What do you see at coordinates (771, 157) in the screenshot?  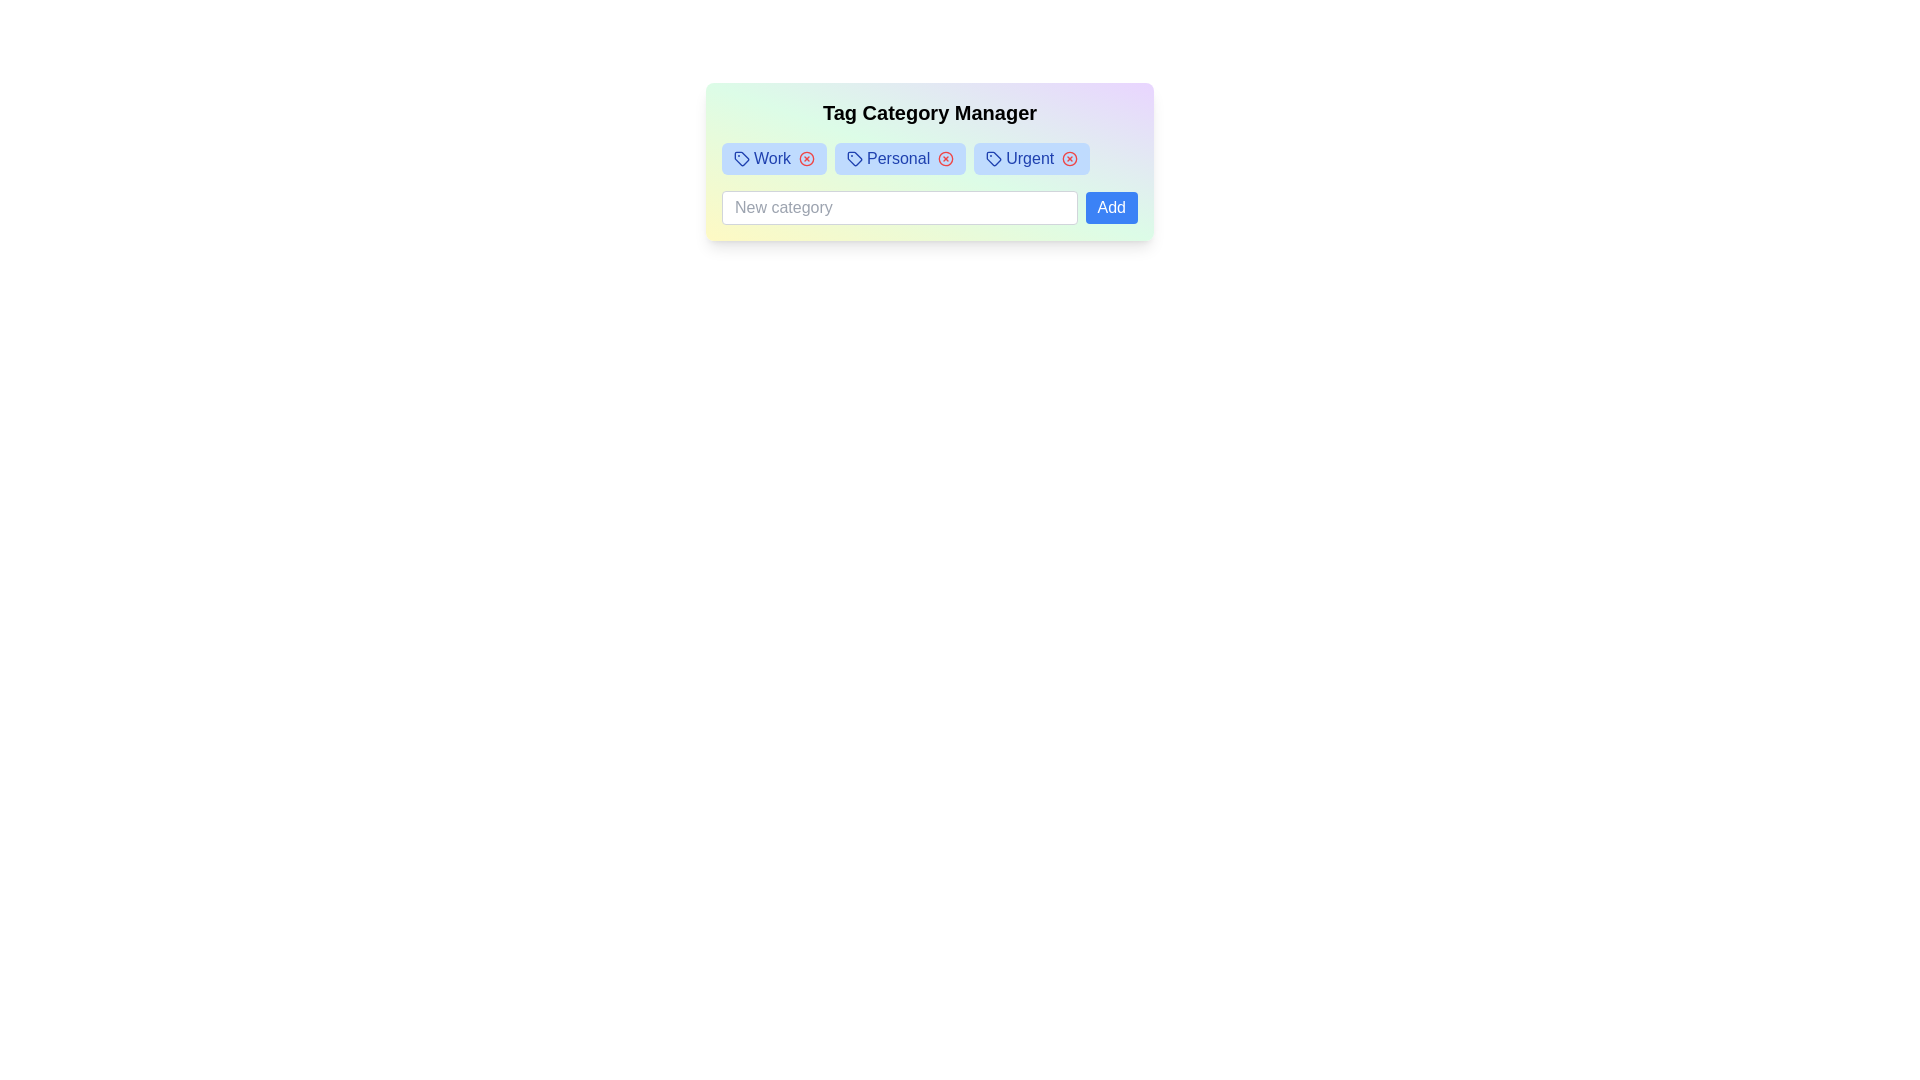 I see `the text labeled 'Work' styled in blue on a light blue background, positioned within a rounded rectangular tag design for reading` at bounding box center [771, 157].